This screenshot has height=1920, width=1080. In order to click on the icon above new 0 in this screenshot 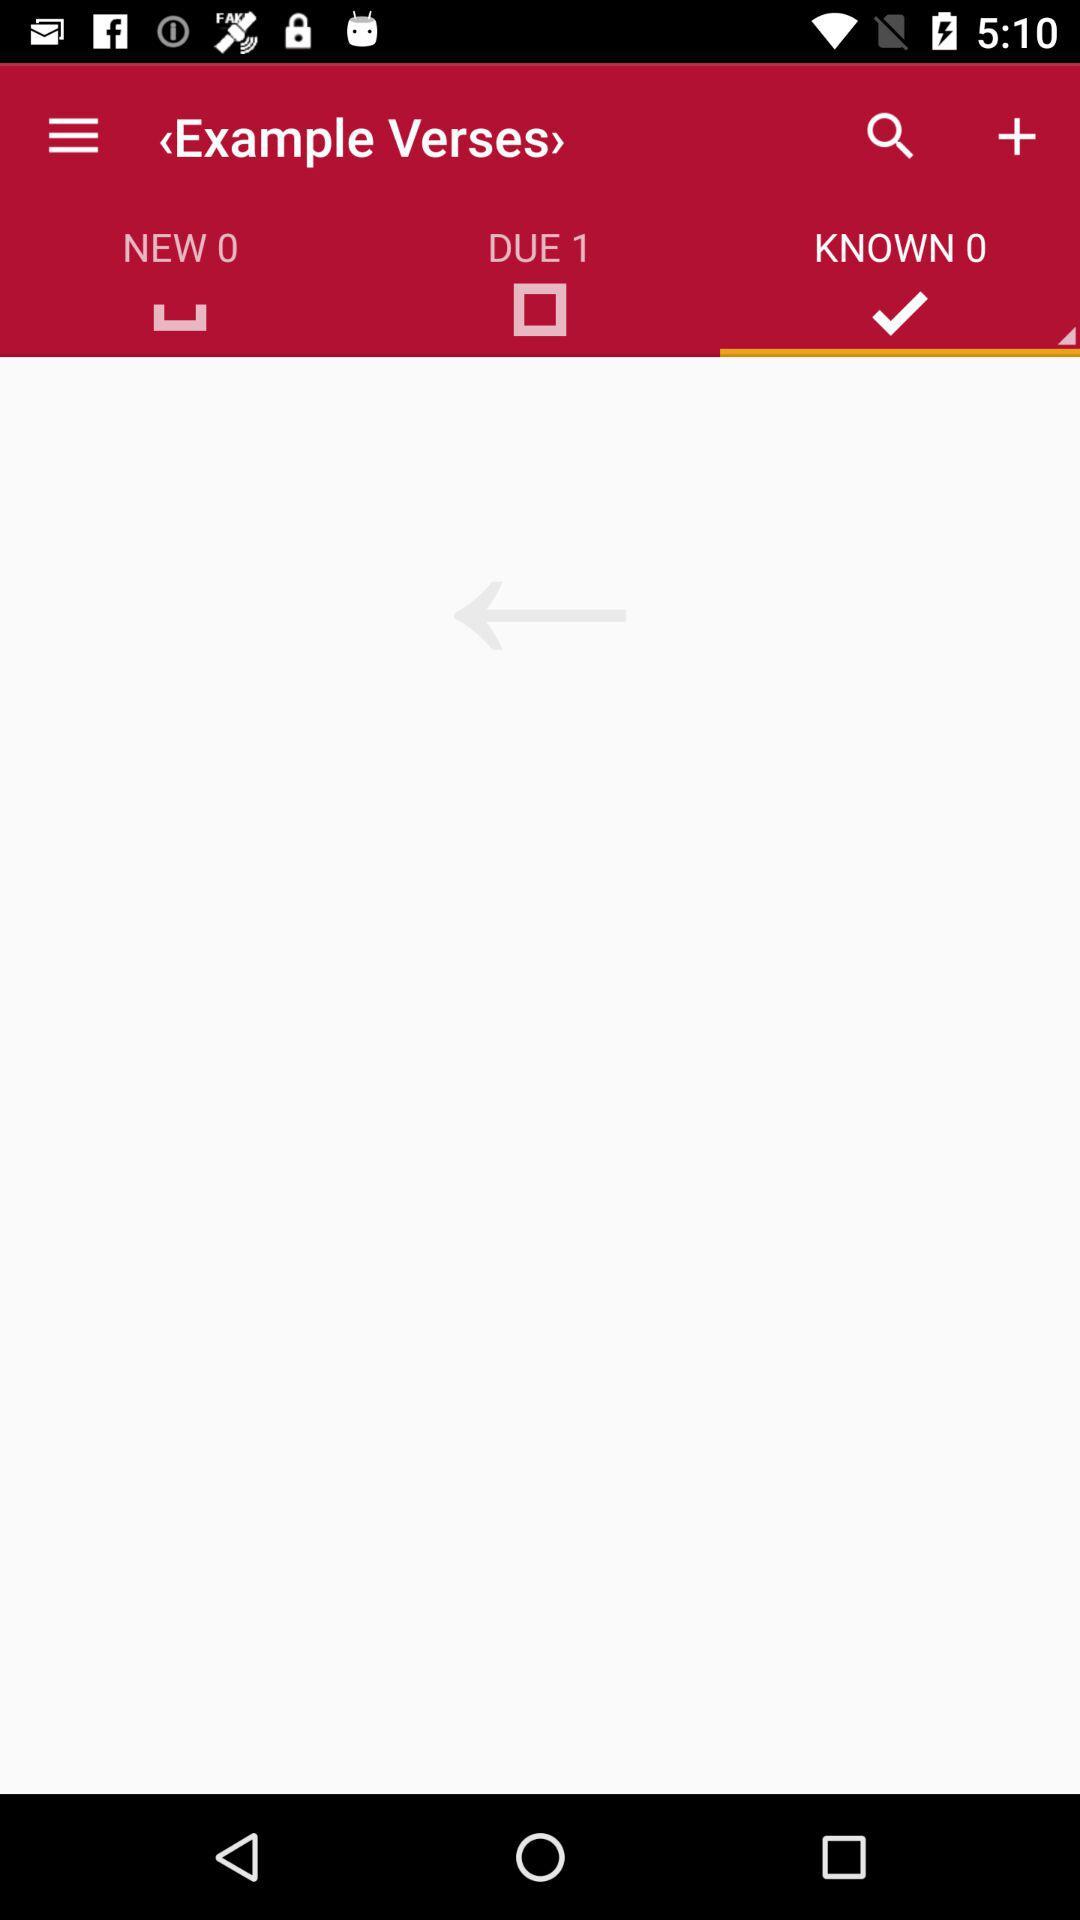, I will do `click(72, 135)`.